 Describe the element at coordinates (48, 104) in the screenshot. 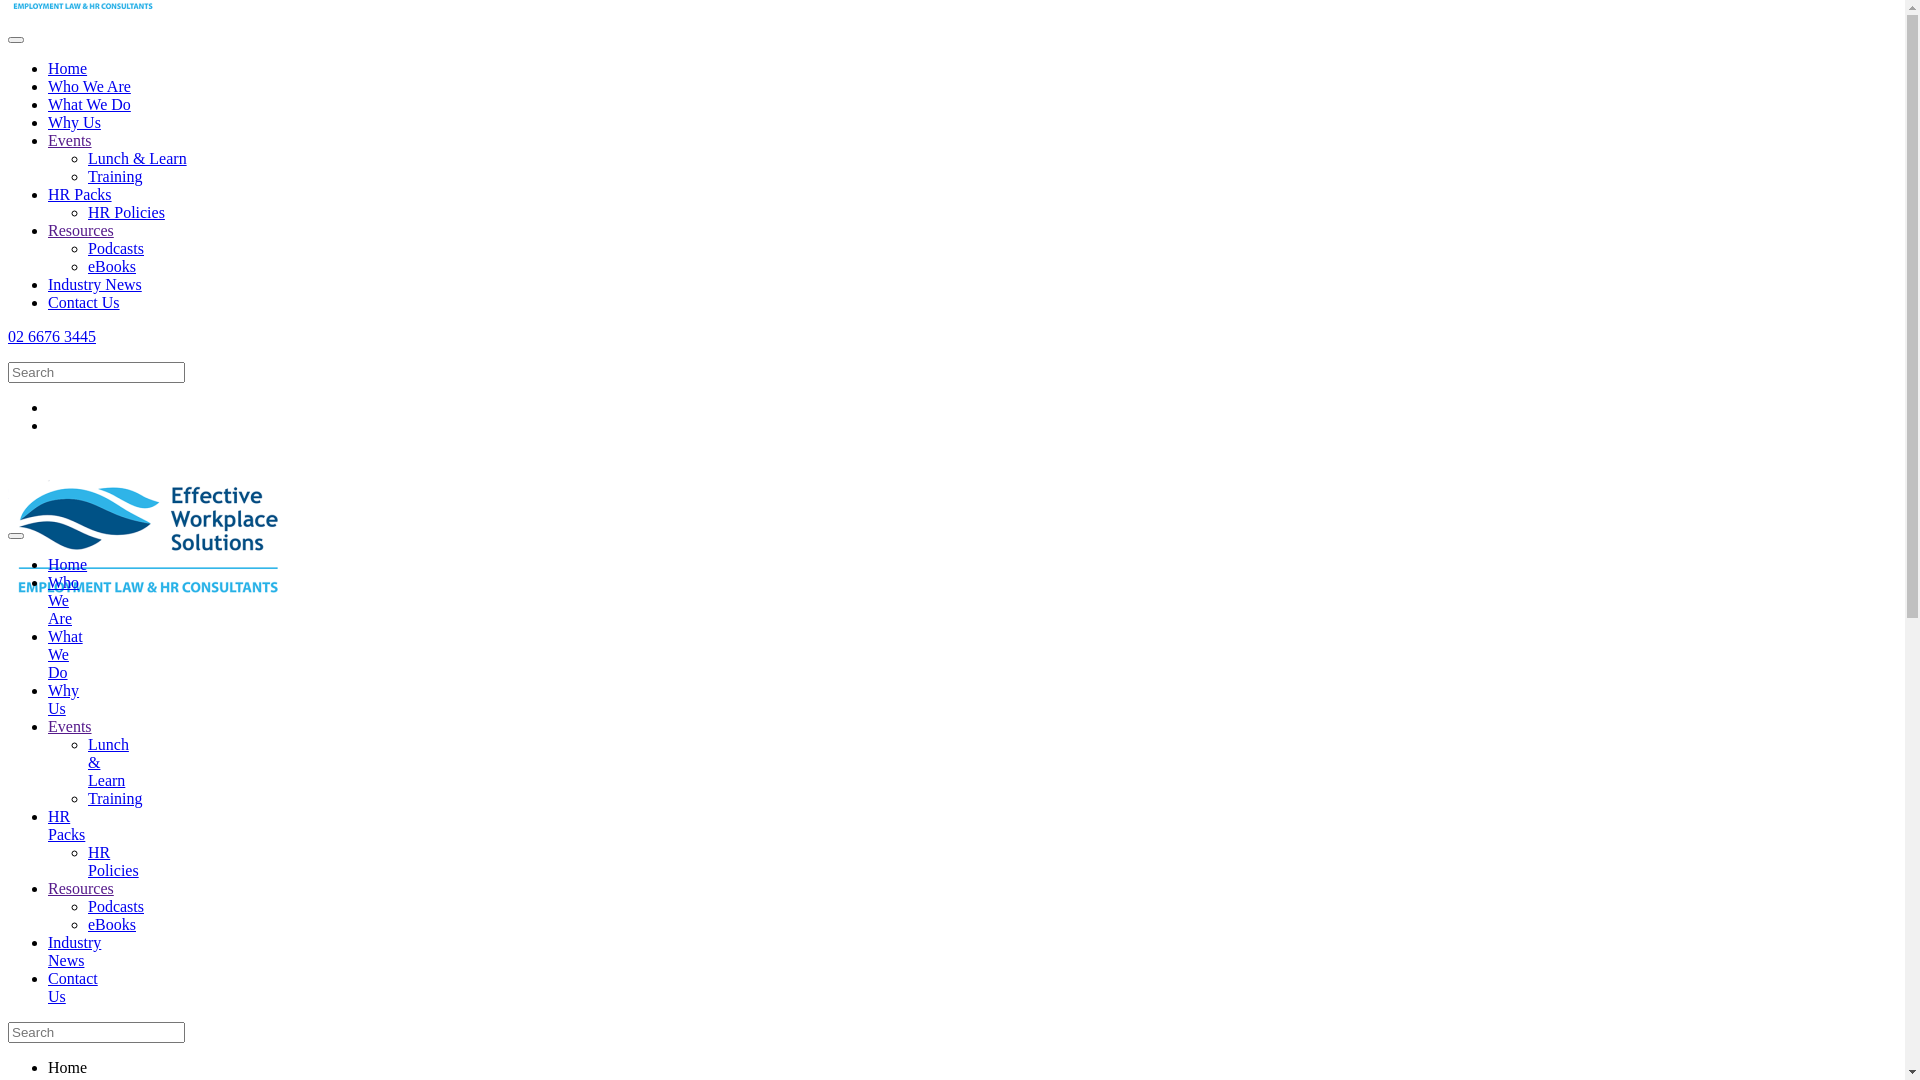

I see `'What We Do'` at that location.